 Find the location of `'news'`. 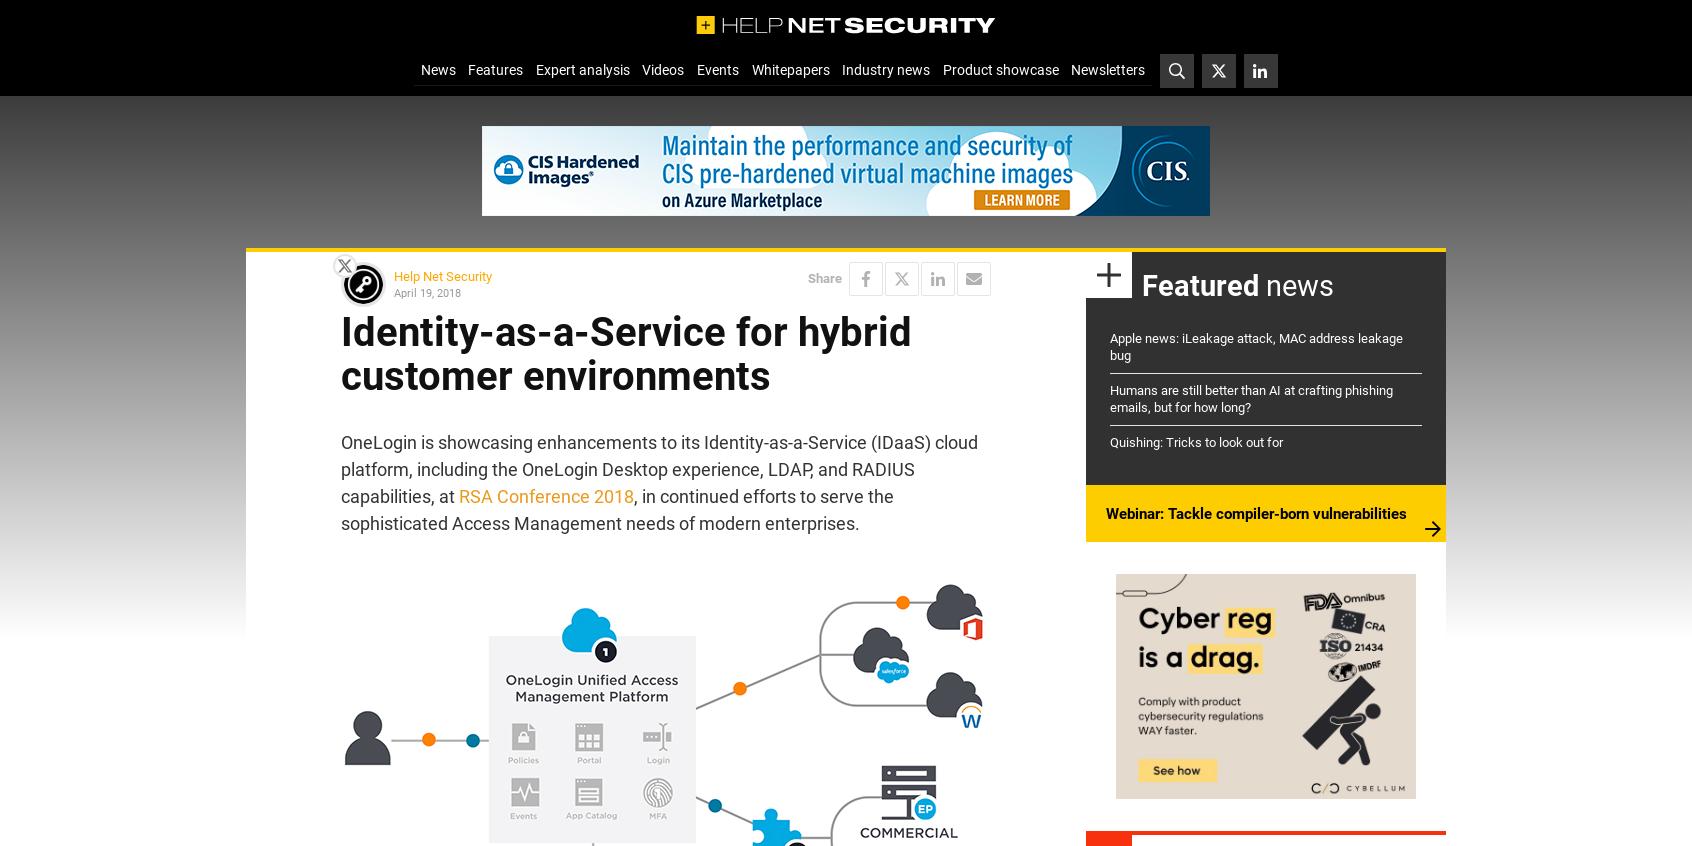

'news' is located at coordinates (1295, 284).